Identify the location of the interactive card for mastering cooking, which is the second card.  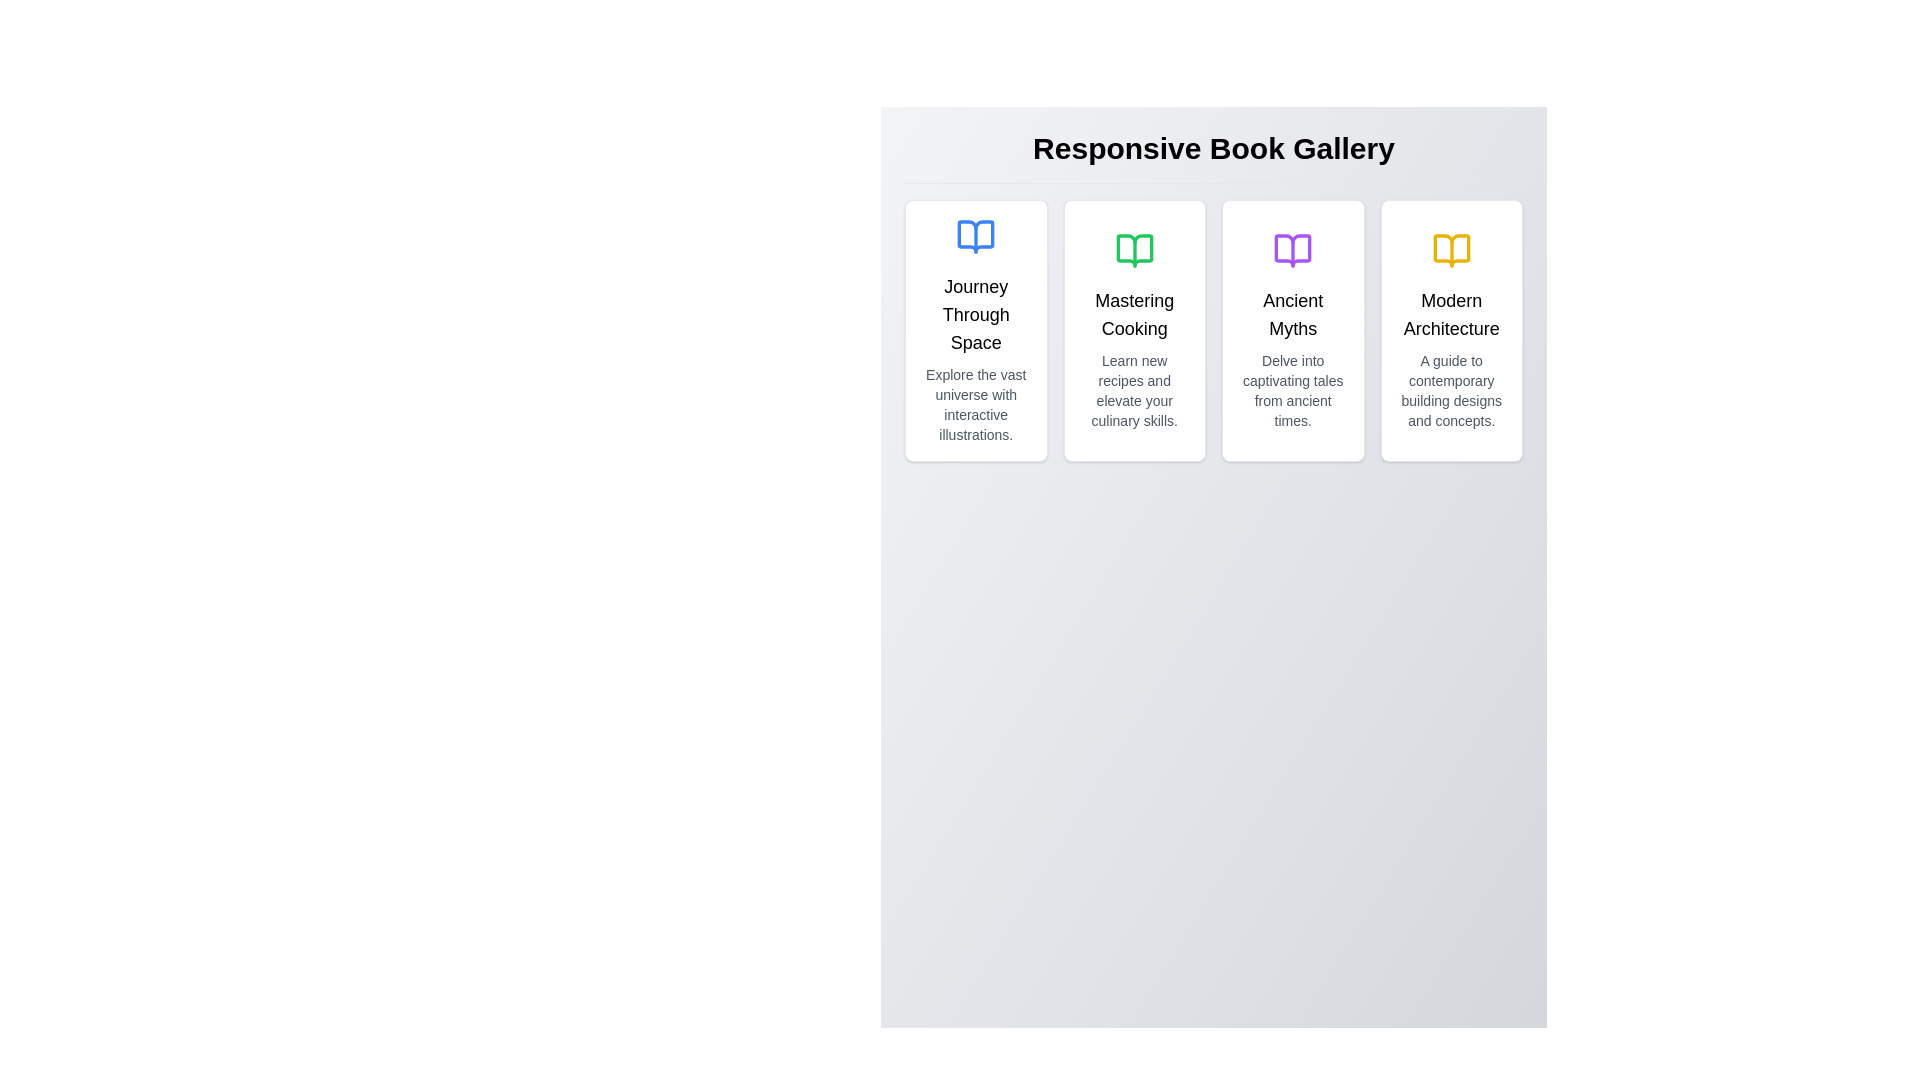
(1134, 330).